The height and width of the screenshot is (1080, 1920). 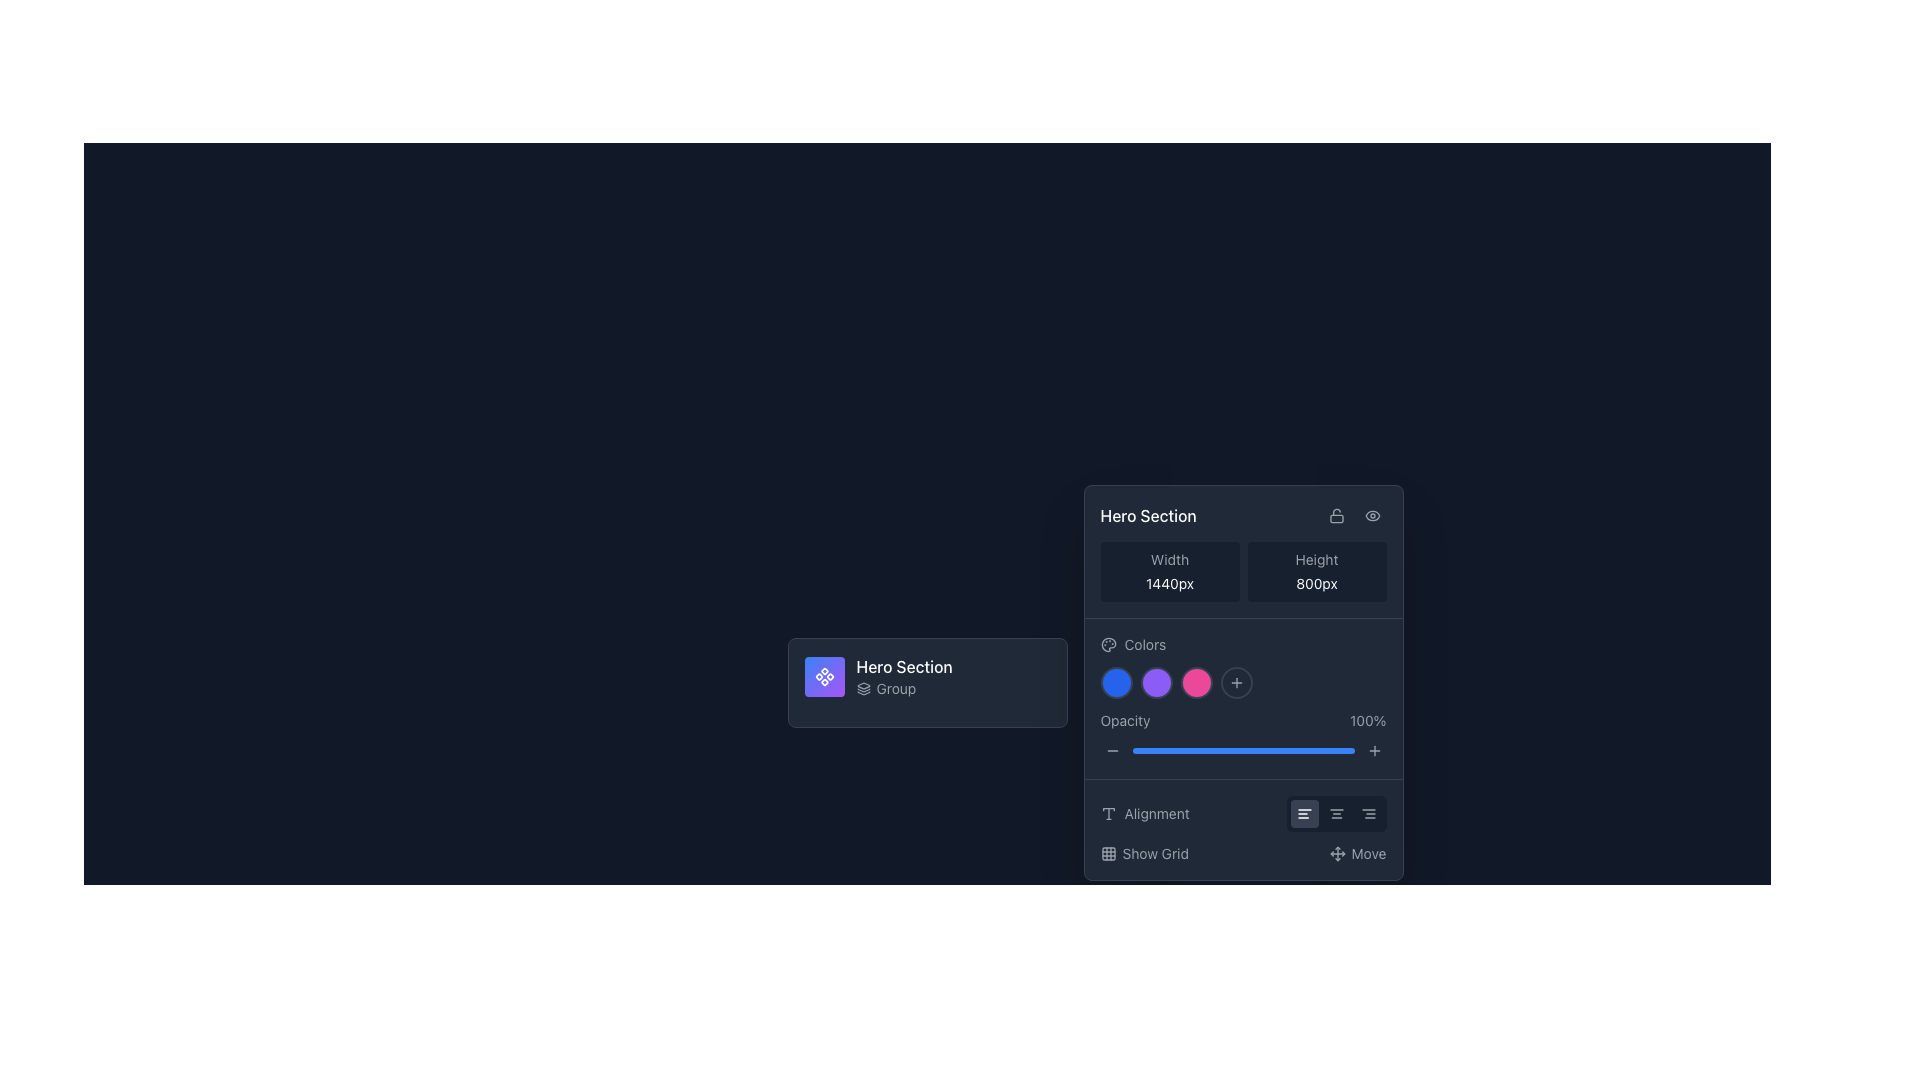 What do you see at coordinates (1367, 813) in the screenshot?
I see `the right-alignment icon located in the 'Hero Section' panel at the bottom-right corner` at bounding box center [1367, 813].